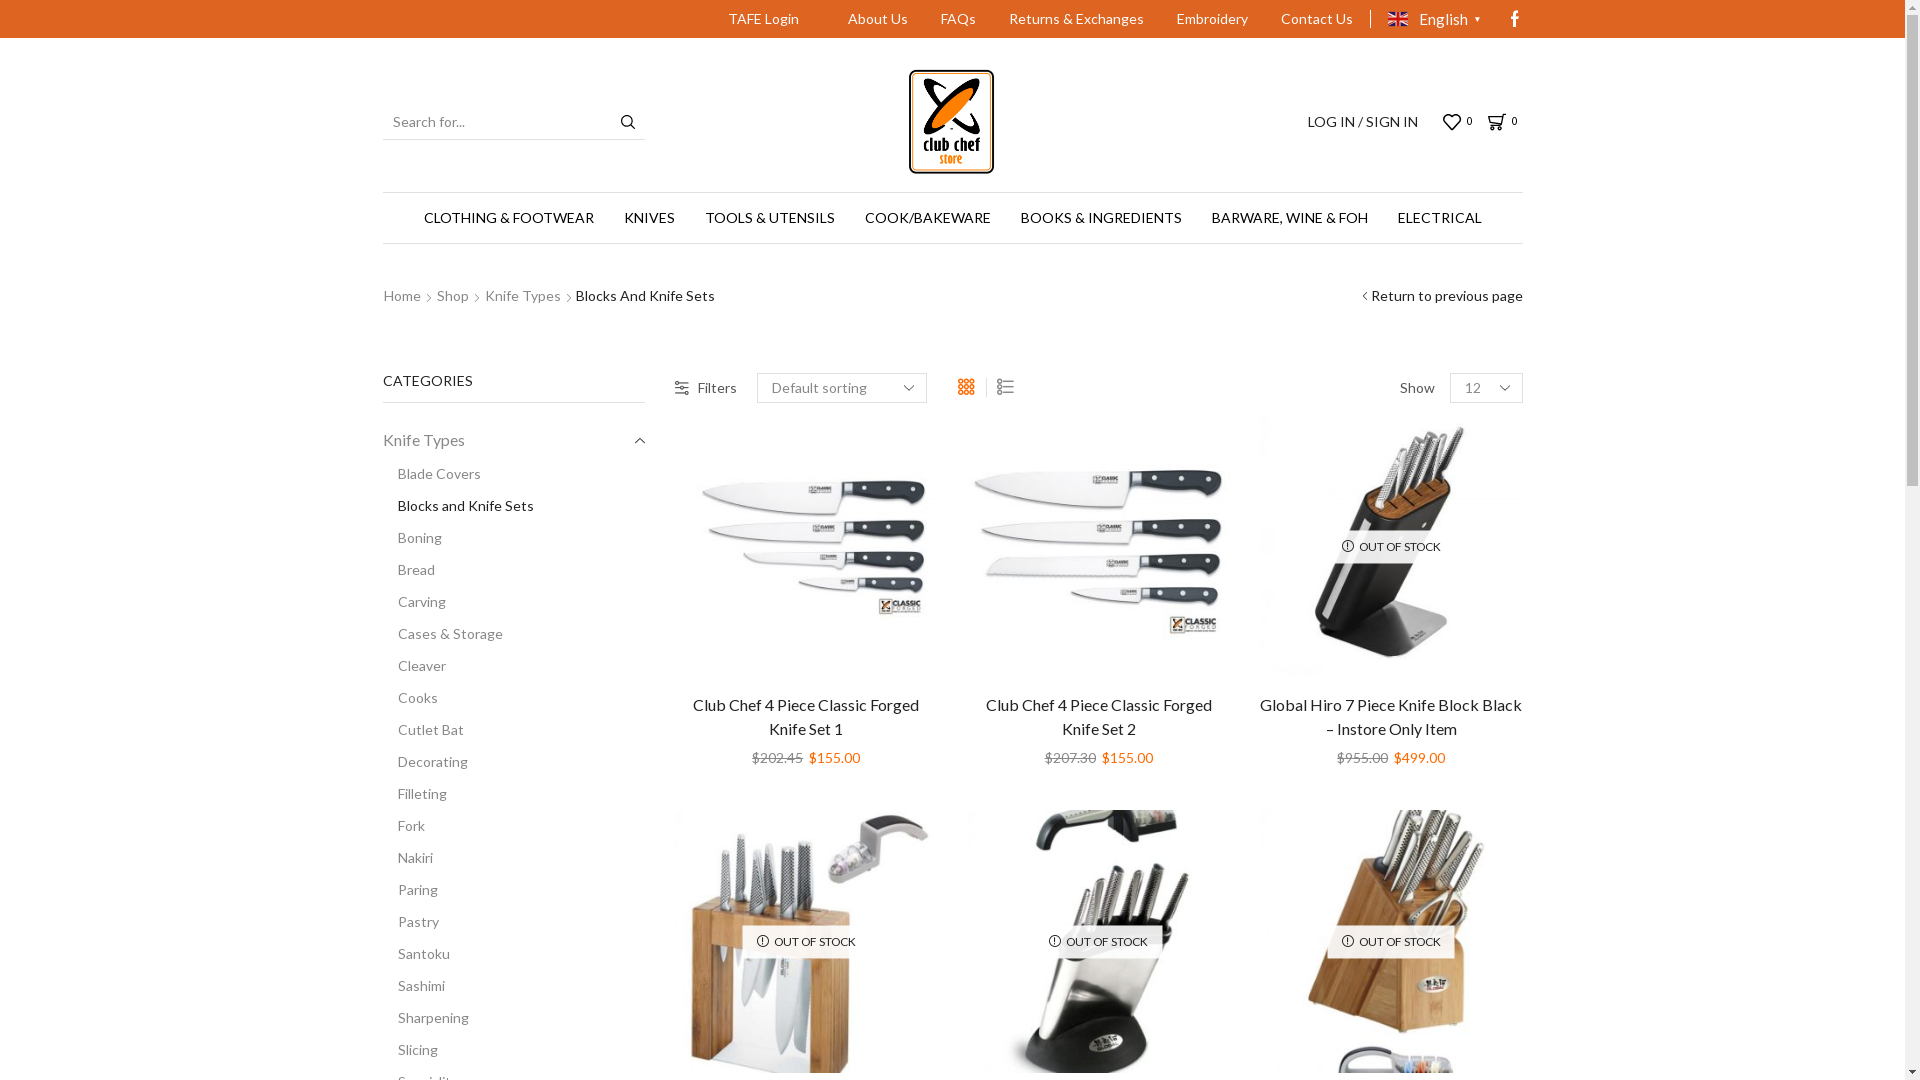 This screenshot has width=1920, height=1080. Describe the element at coordinates (382, 504) in the screenshot. I see `'Blocks and Knife Sets'` at that location.